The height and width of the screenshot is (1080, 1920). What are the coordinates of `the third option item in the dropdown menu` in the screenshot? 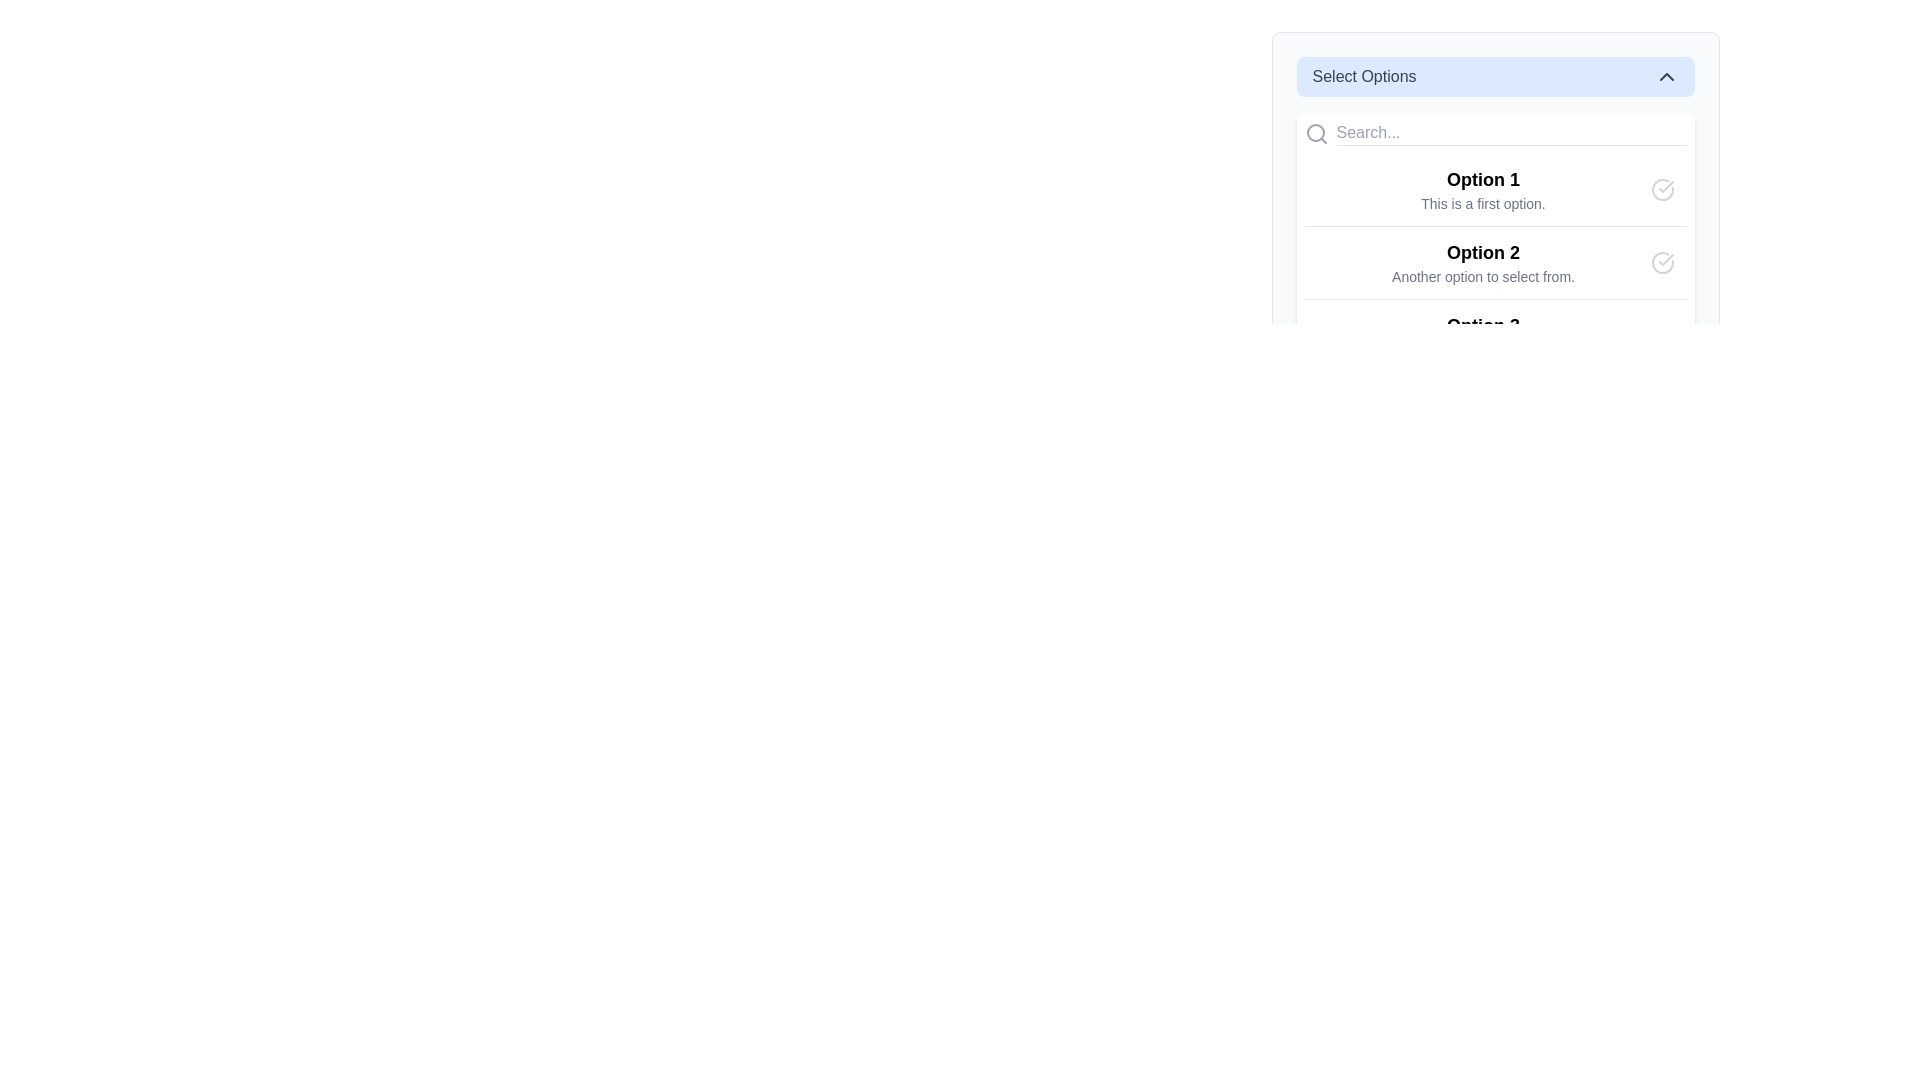 It's located at (1495, 334).